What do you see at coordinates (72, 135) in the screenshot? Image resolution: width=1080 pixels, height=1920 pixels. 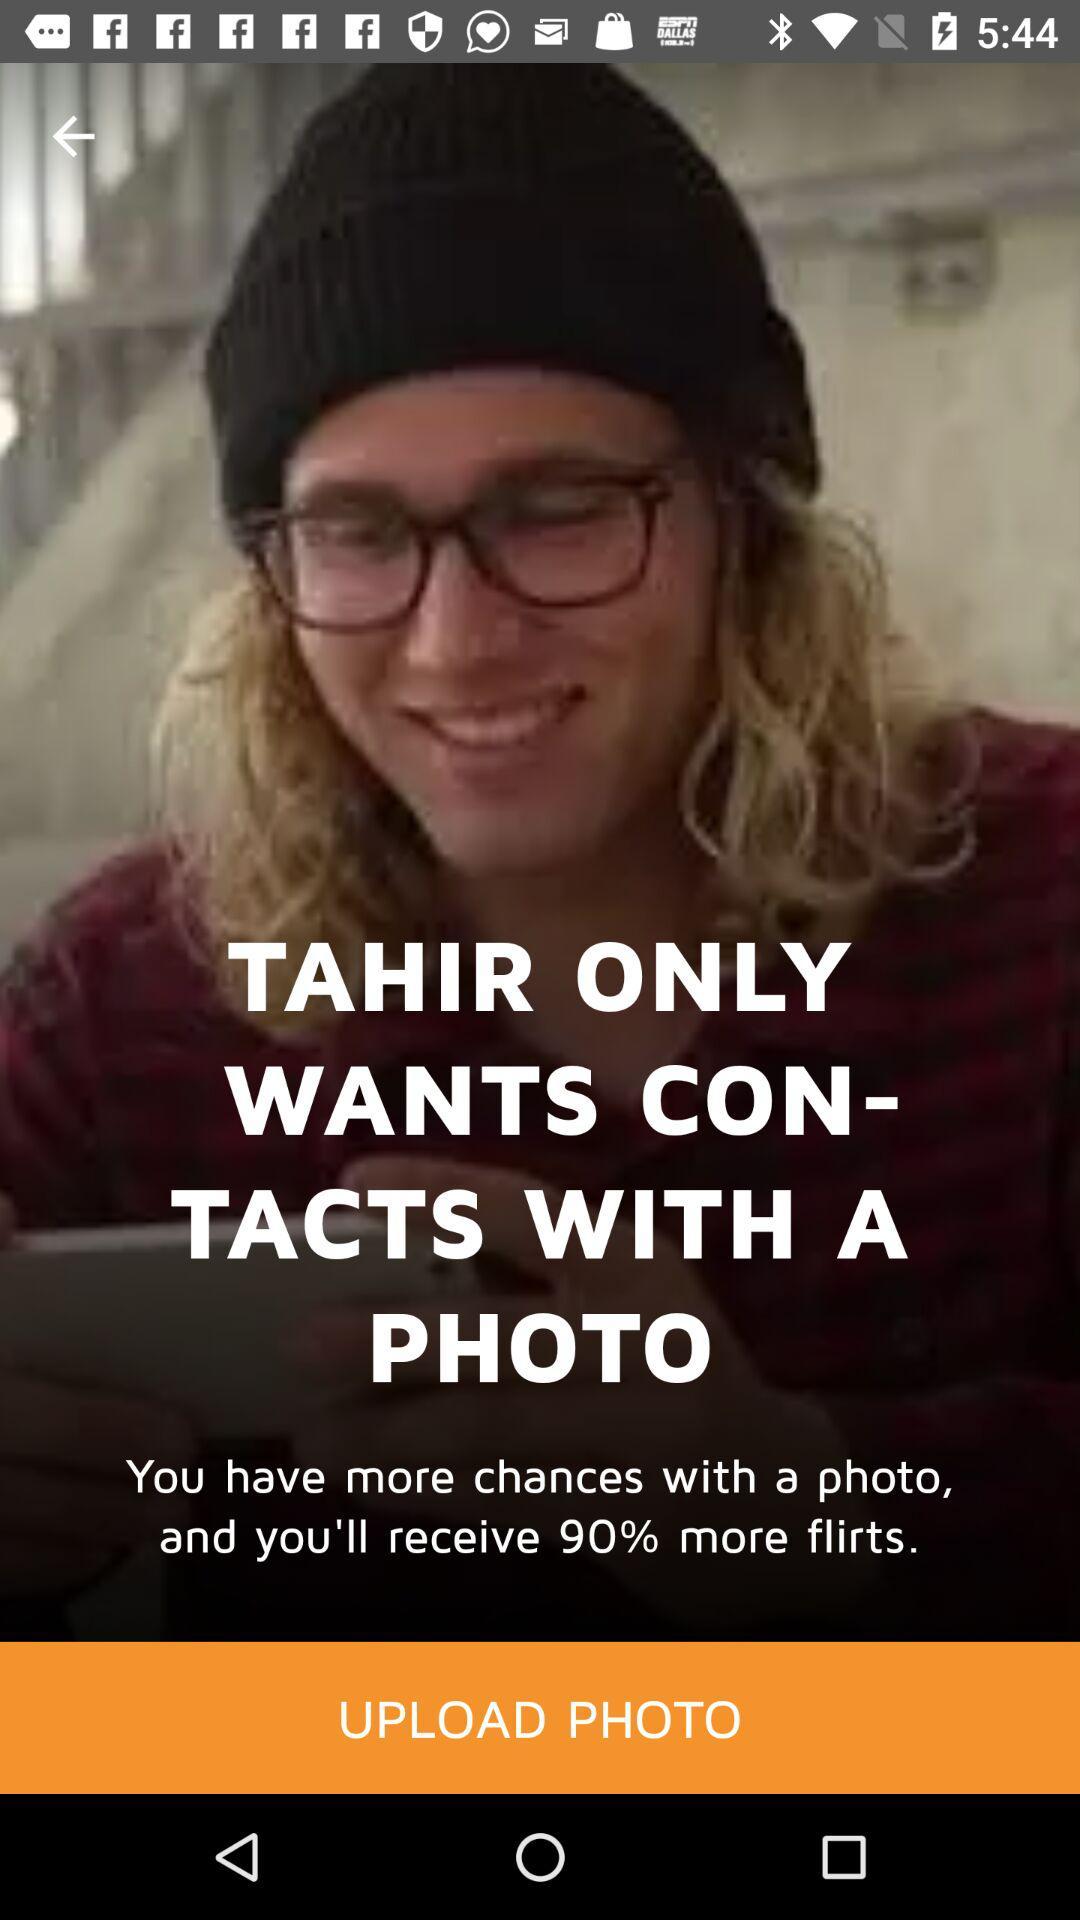 I see `the icon above the tahir only wants icon` at bounding box center [72, 135].